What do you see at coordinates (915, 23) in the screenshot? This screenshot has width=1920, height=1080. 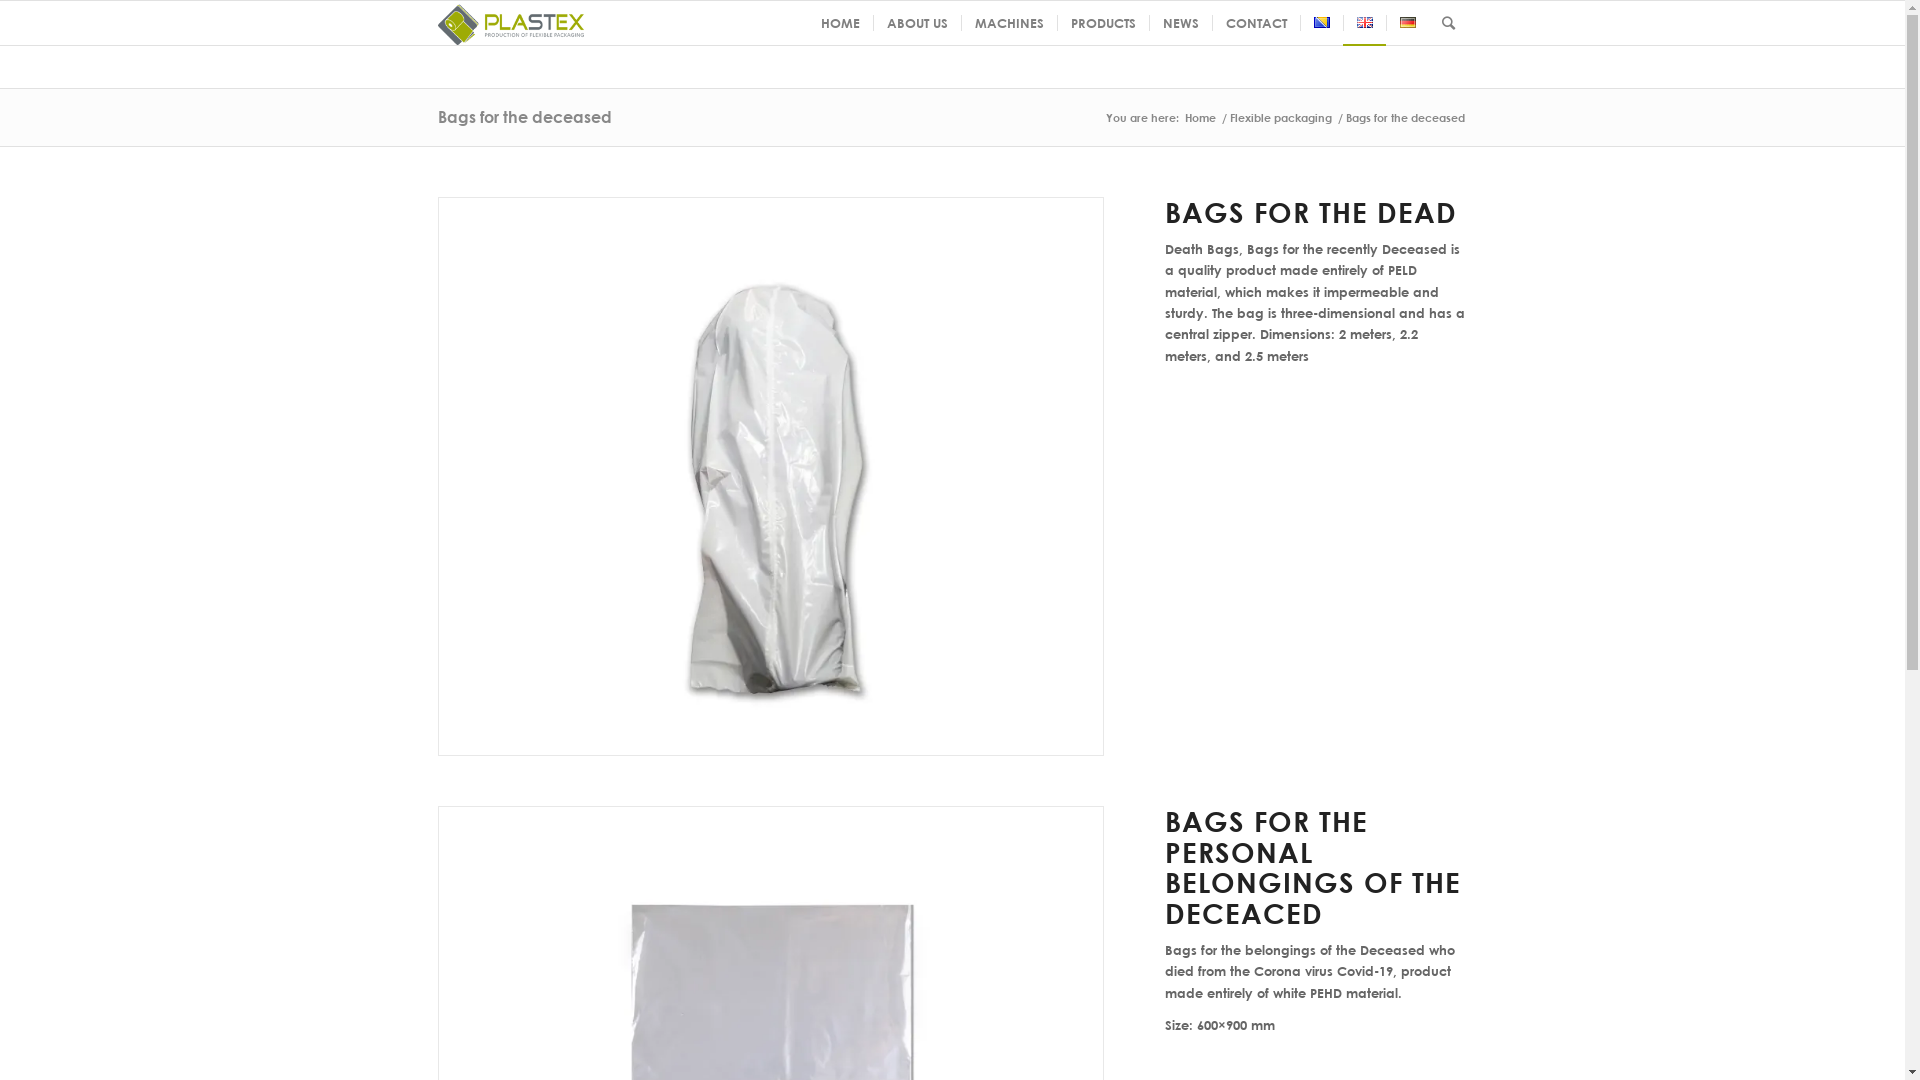 I see `'ABOUT US'` at bounding box center [915, 23].